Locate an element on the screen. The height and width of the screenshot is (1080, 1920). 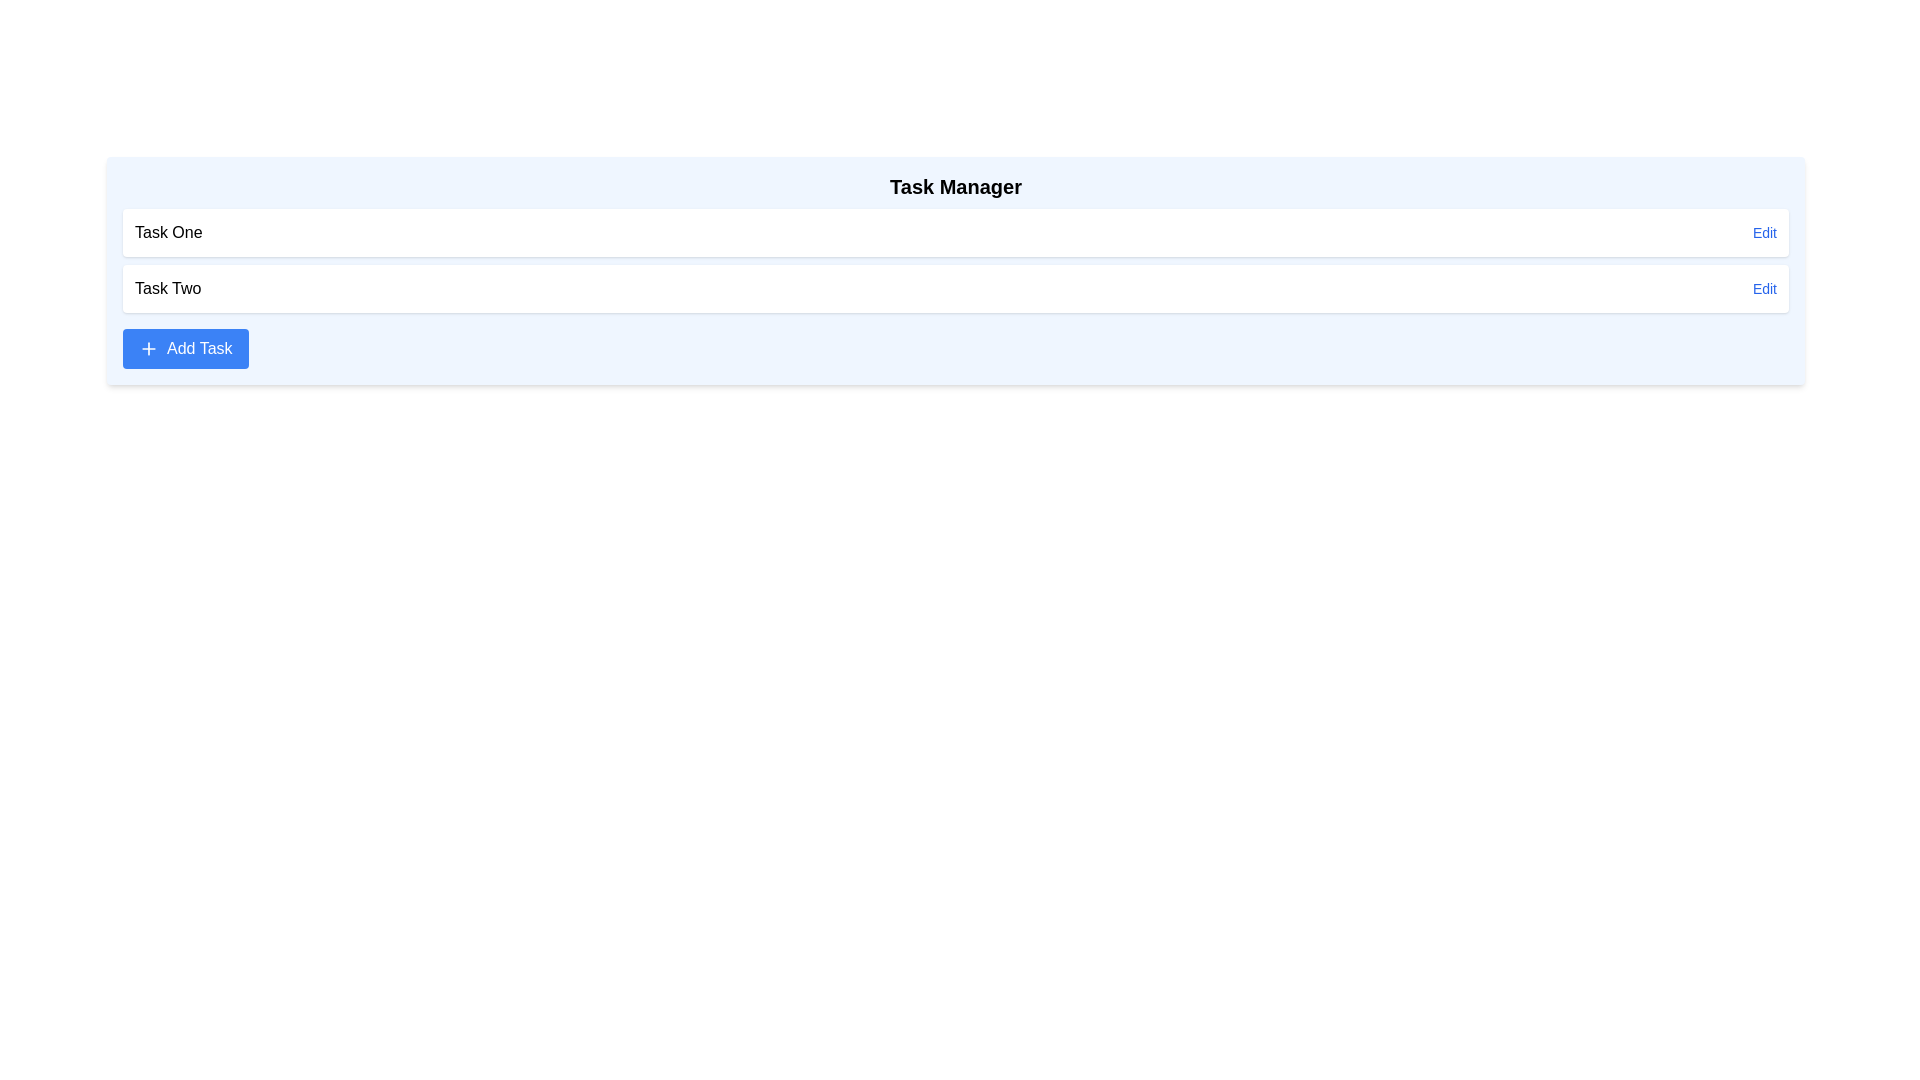
the Text Label that specifies the name or title of a task in the task management system, located in the top row of the task list to the left of the 'Edit' link is located at coordinates (168, 231).